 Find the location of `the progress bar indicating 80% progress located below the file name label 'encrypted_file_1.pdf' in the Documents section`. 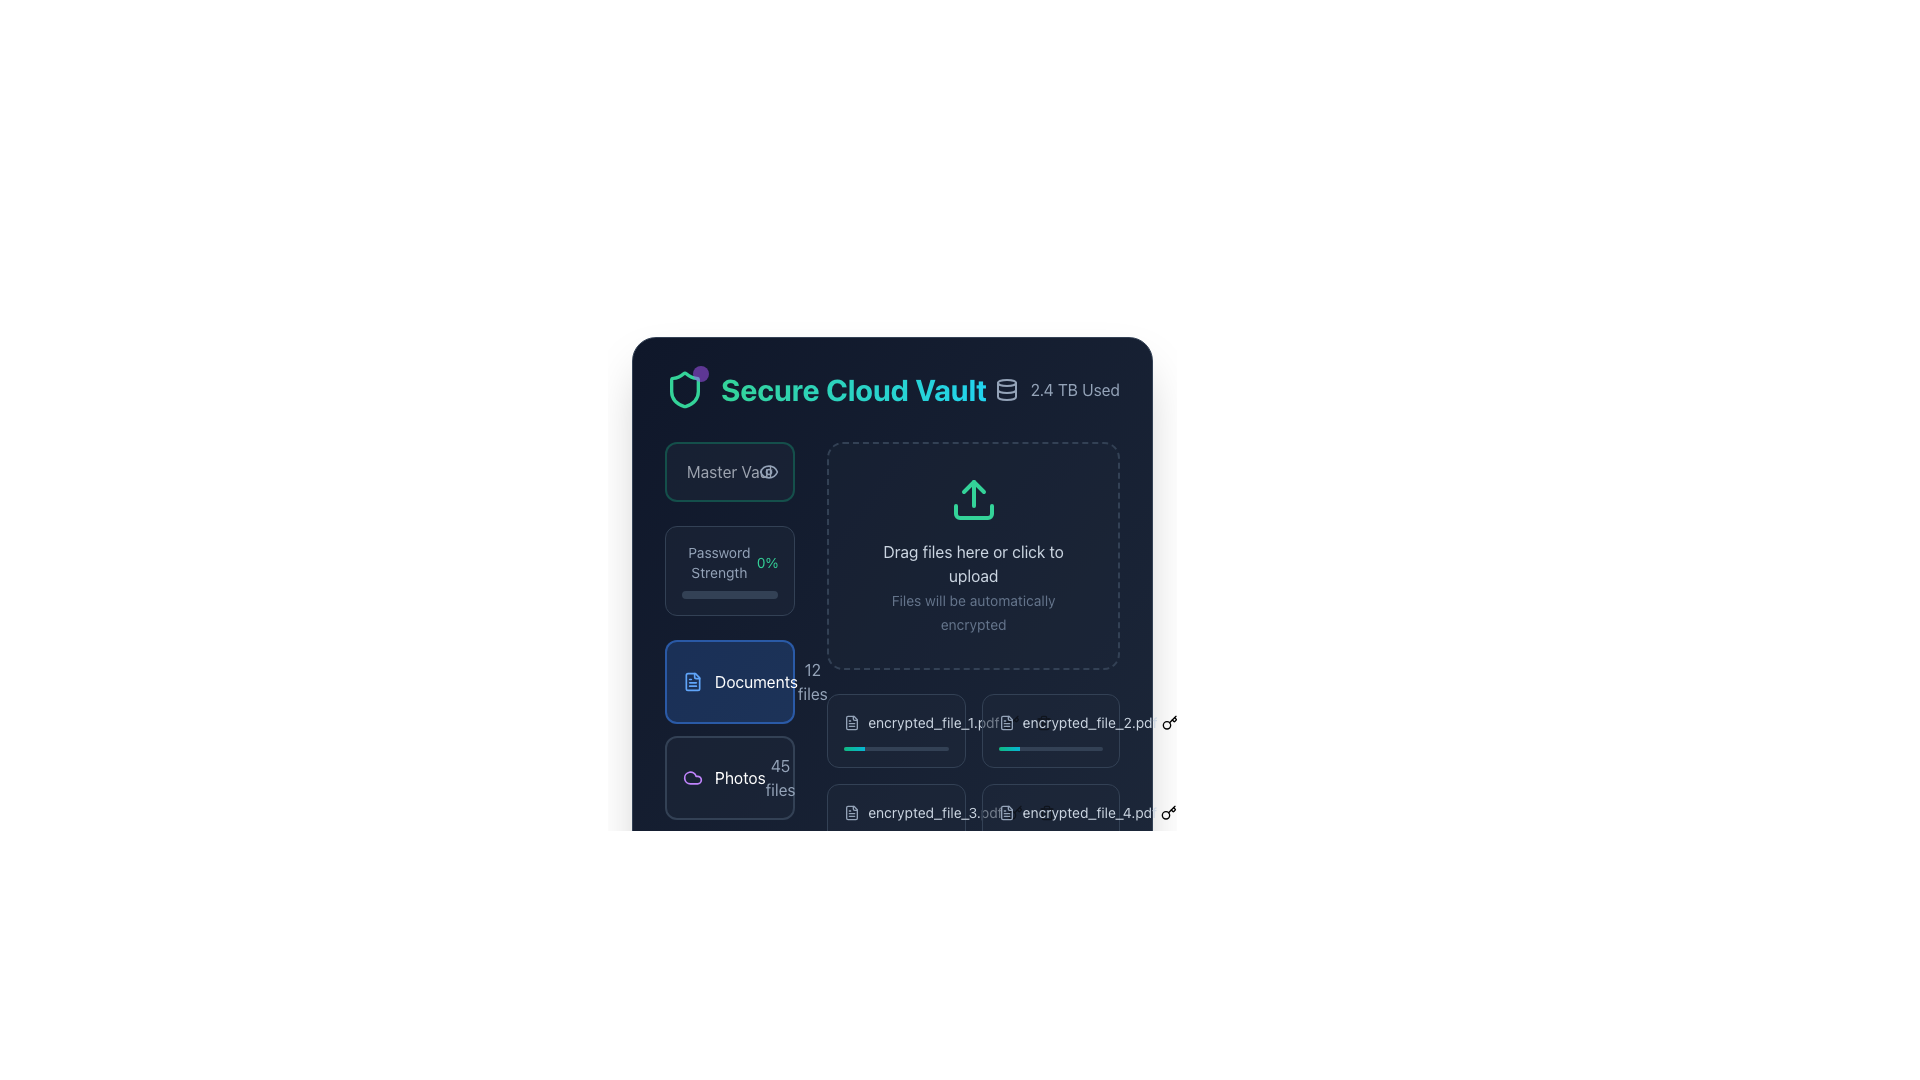

the progress bar indicating 80% progress located below the file name label 'encrypted_file_1.pdf' in the Documents section is located at coordinates (895, 748).